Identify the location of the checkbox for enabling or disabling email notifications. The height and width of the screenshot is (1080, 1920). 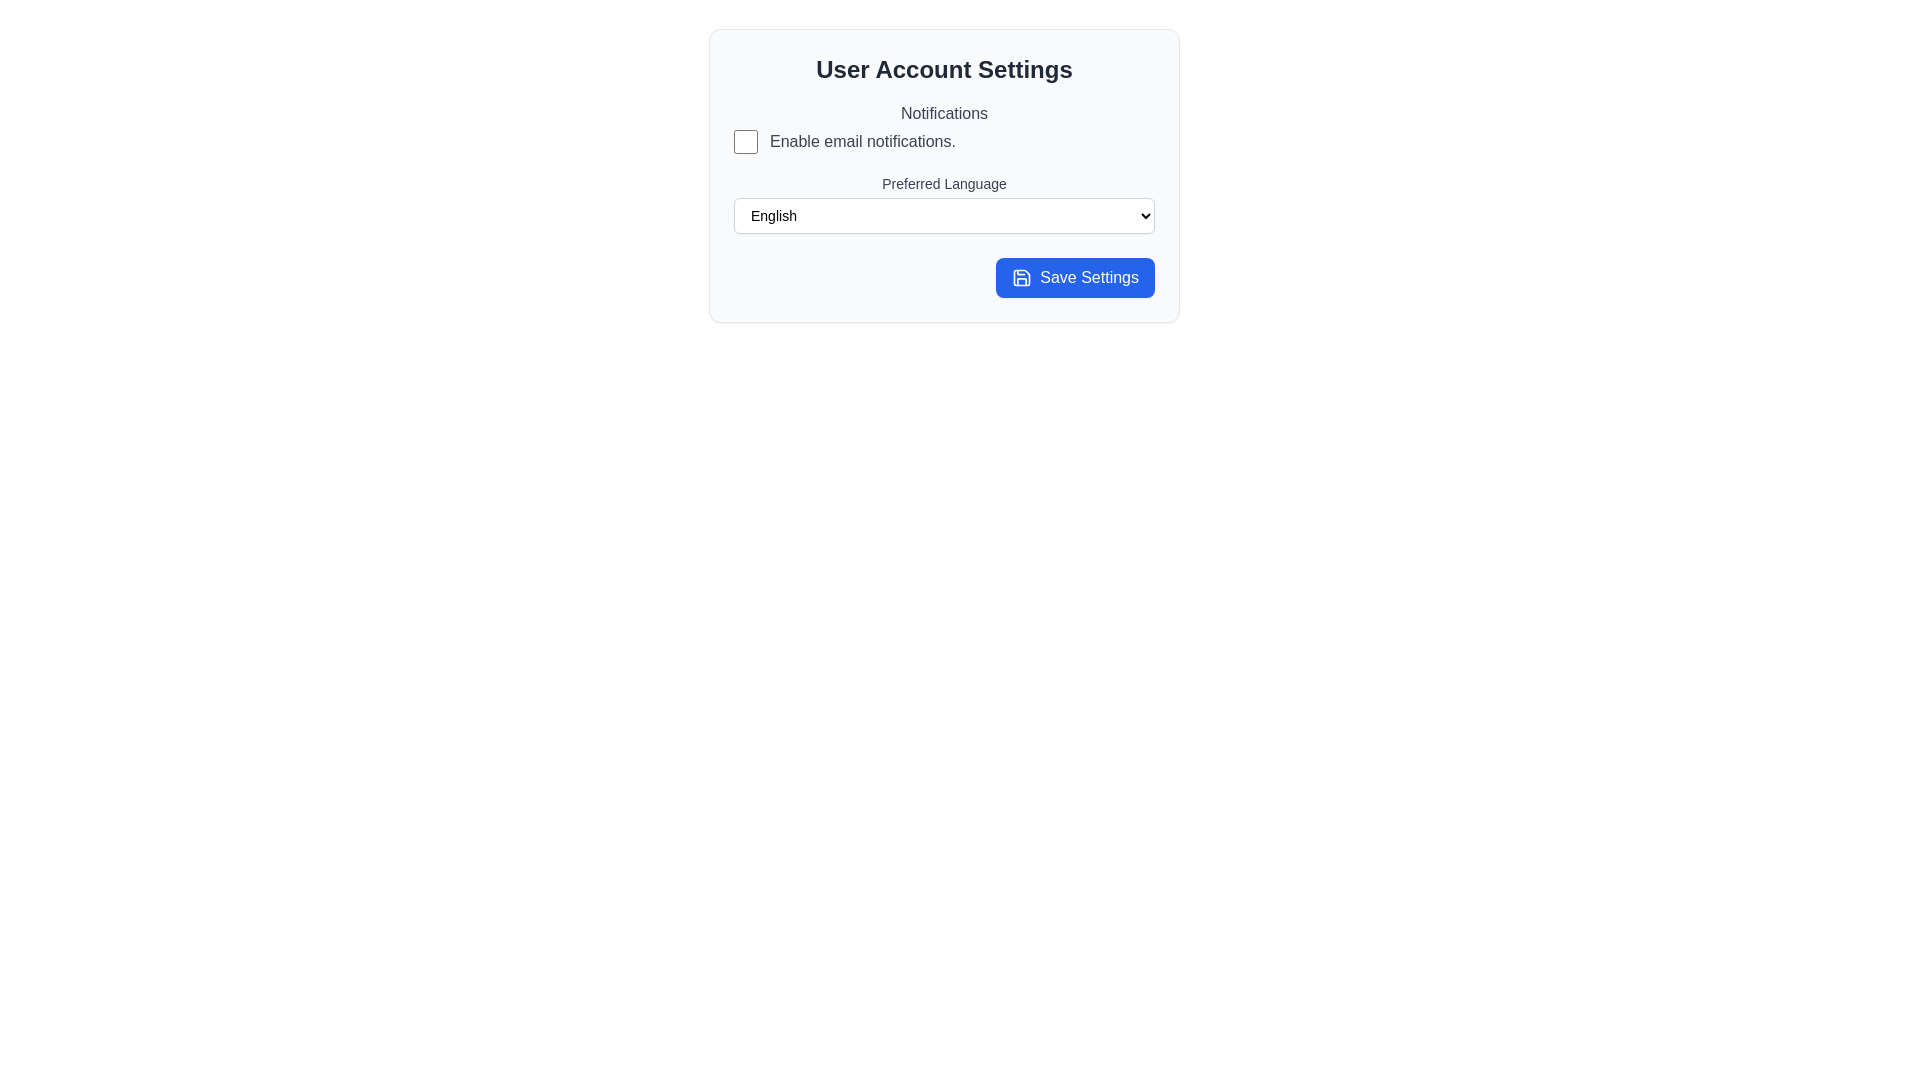
(744, 141).